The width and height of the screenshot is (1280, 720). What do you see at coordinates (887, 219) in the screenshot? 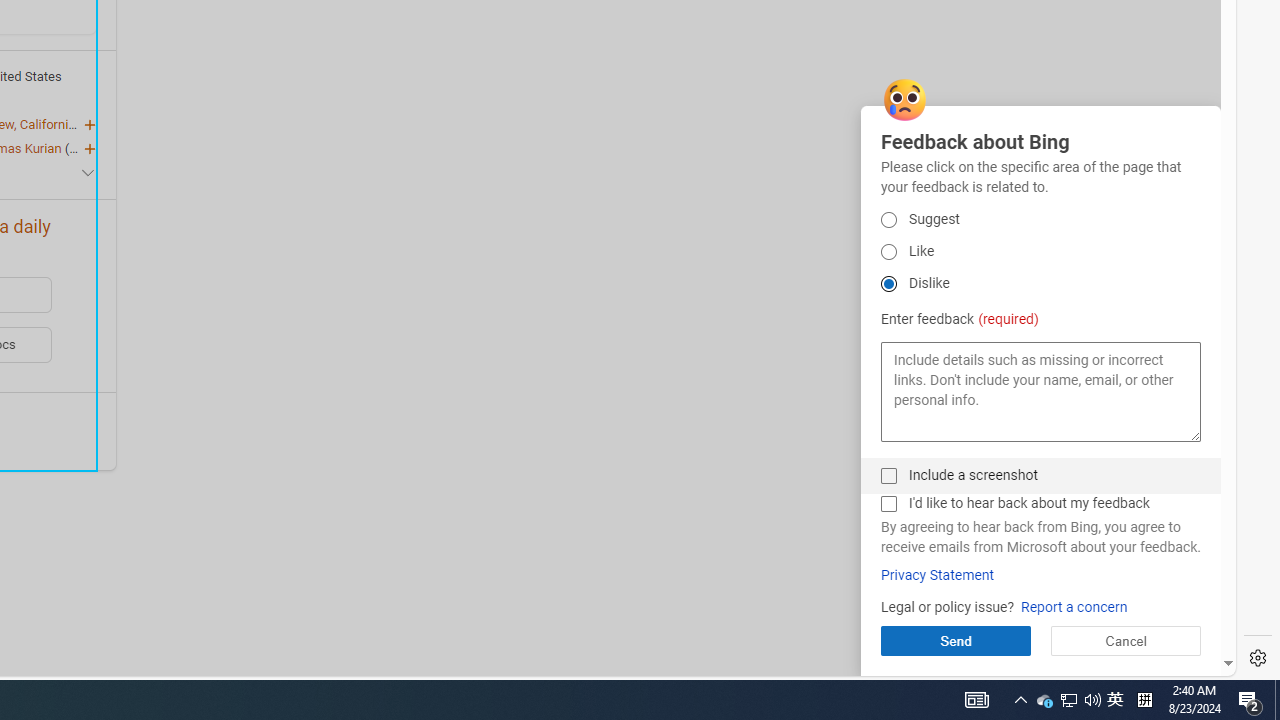
I see `'Suggest'` at bounding box center [887, 219].